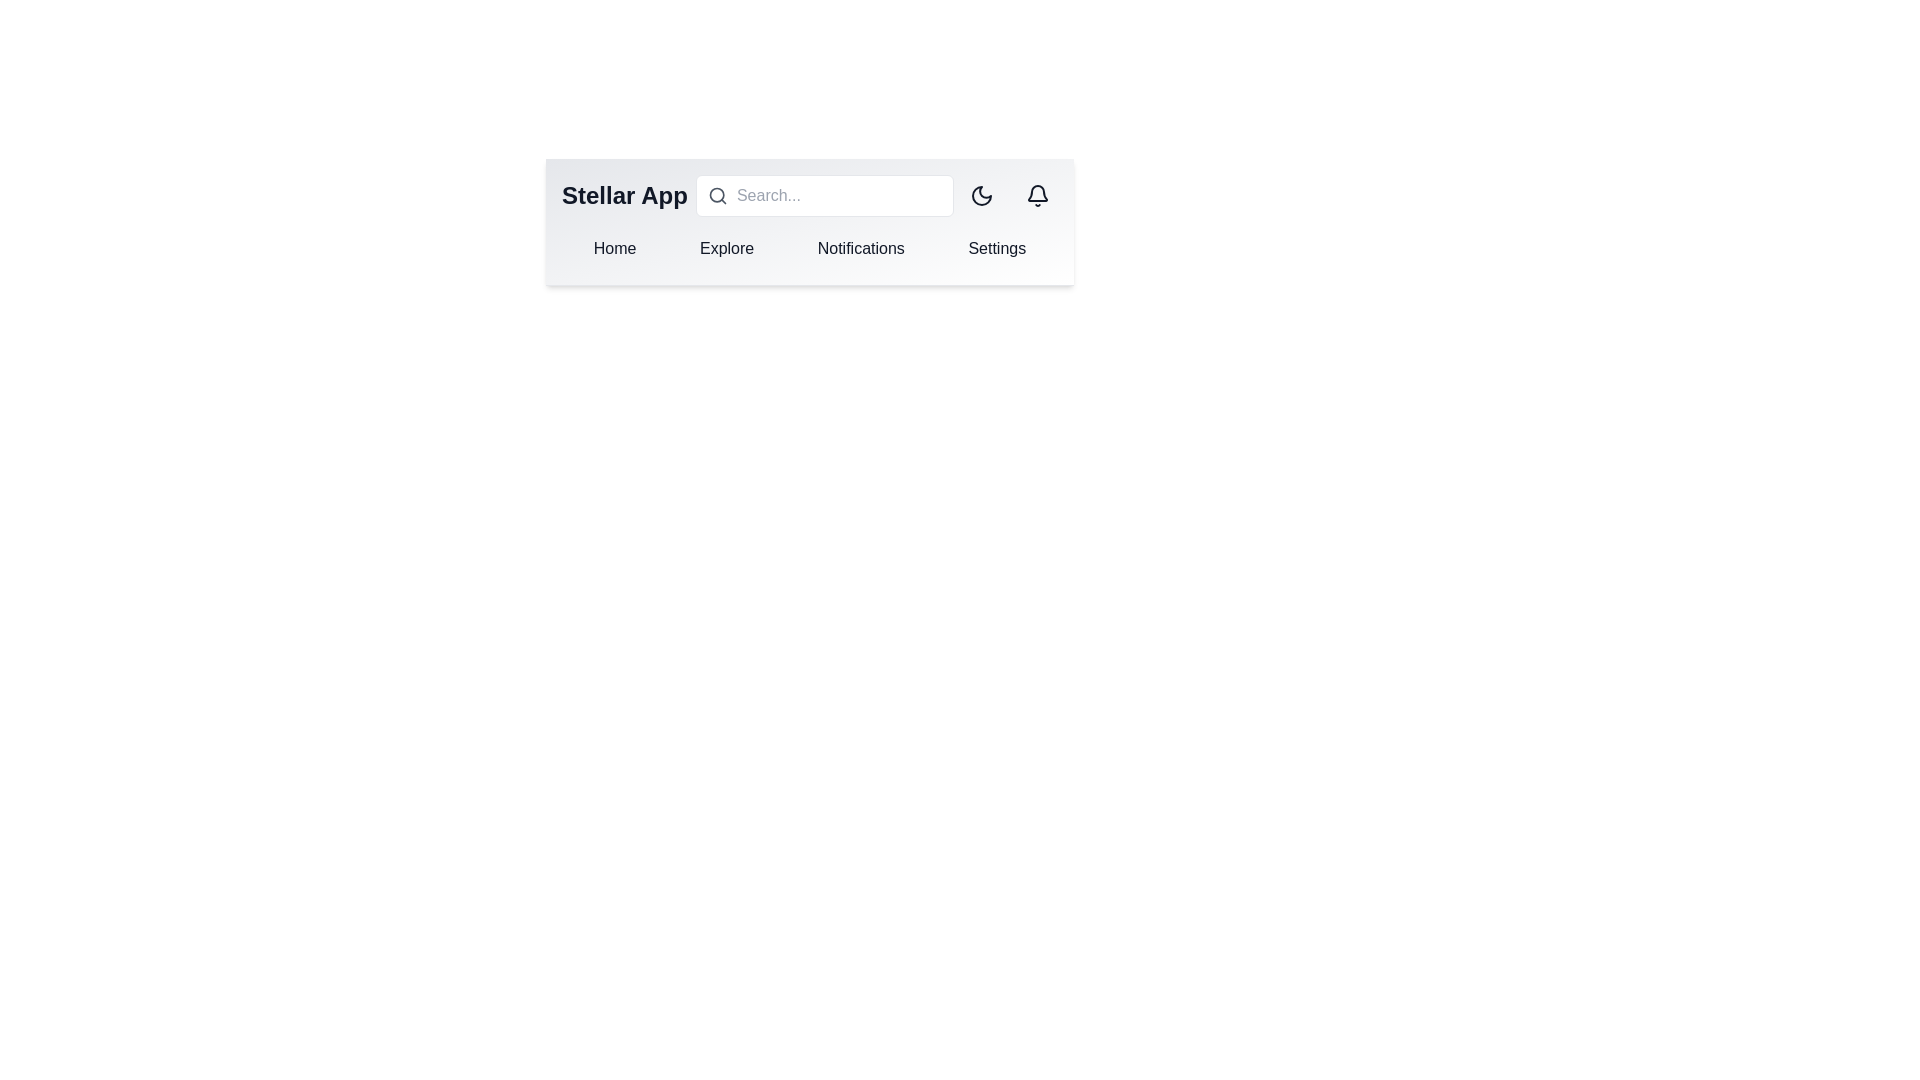 The image size is (1920, 1080). I want to click on the moon/sun toggle button to toggle the dark mode, so click(982, 196).